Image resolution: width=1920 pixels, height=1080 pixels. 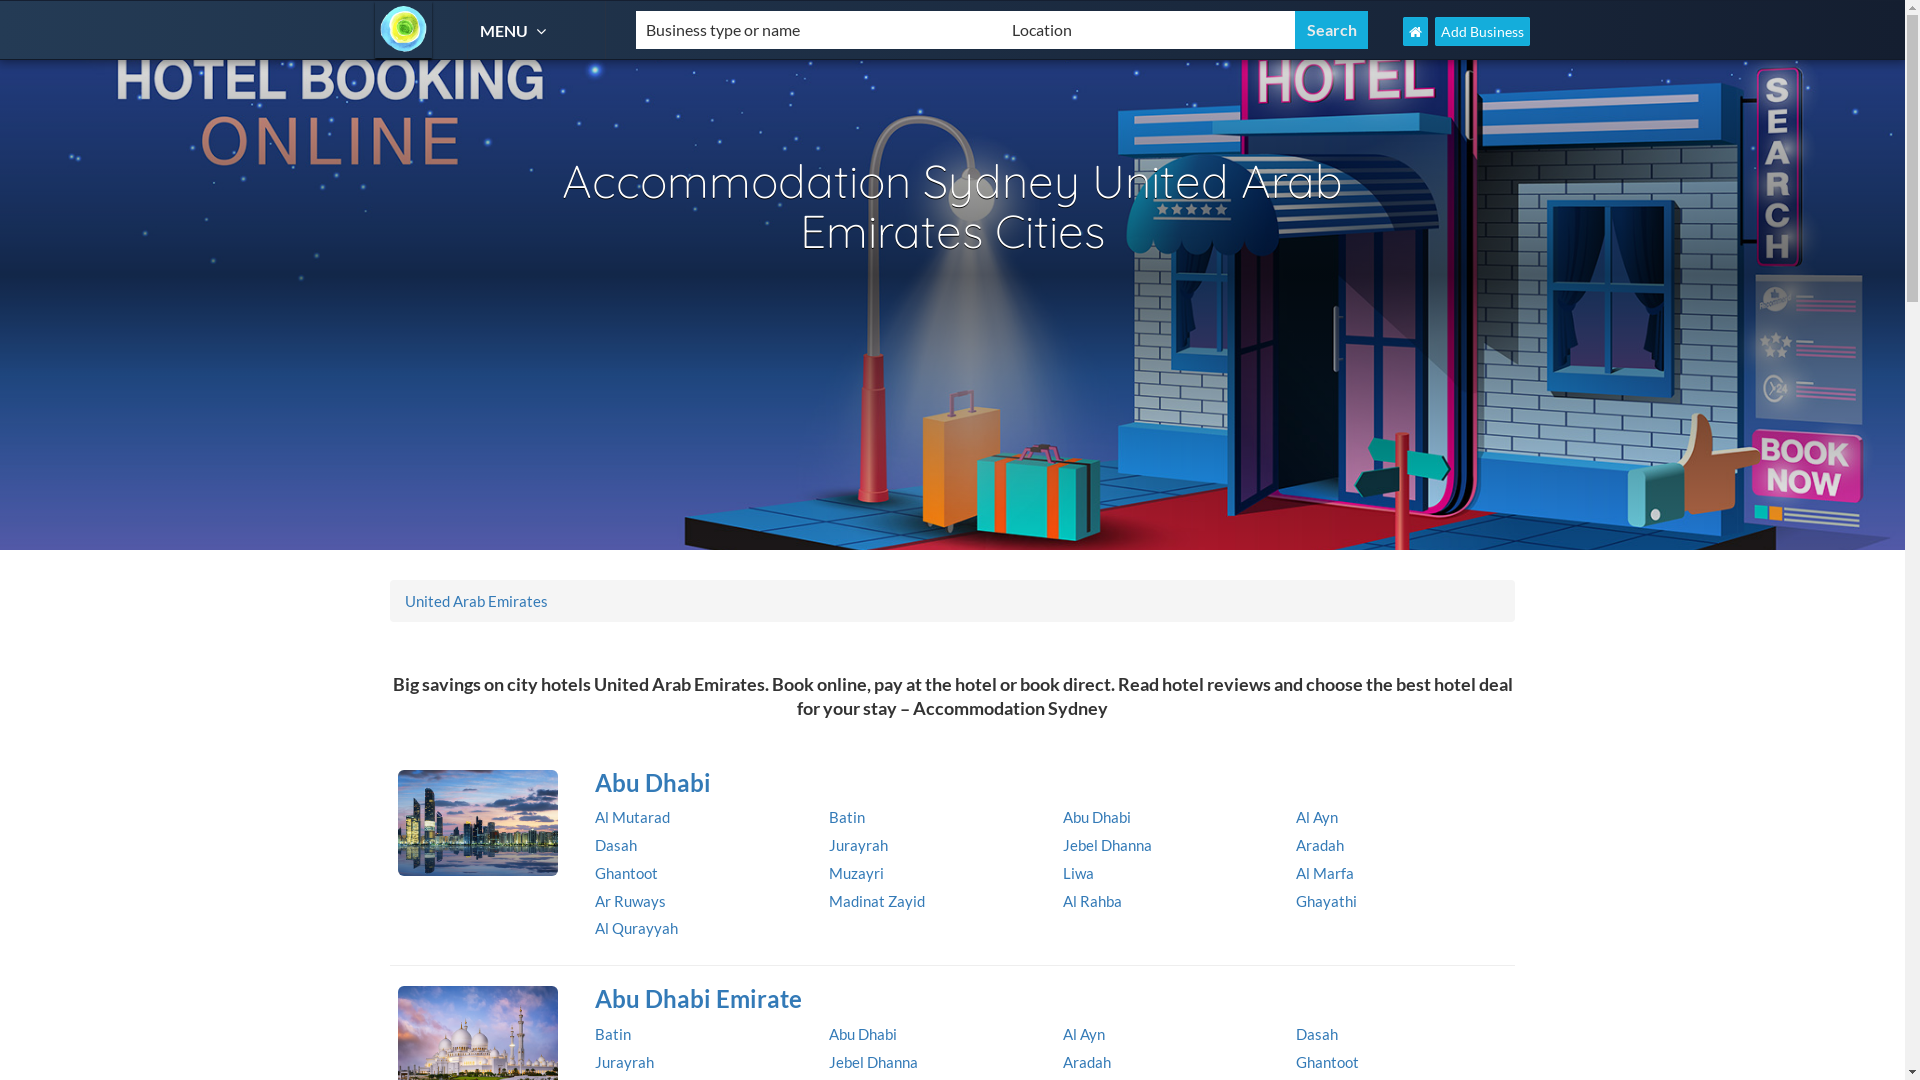 I want to click on 'Abu Dhabi Emirate', so click(x=1046, y=999).